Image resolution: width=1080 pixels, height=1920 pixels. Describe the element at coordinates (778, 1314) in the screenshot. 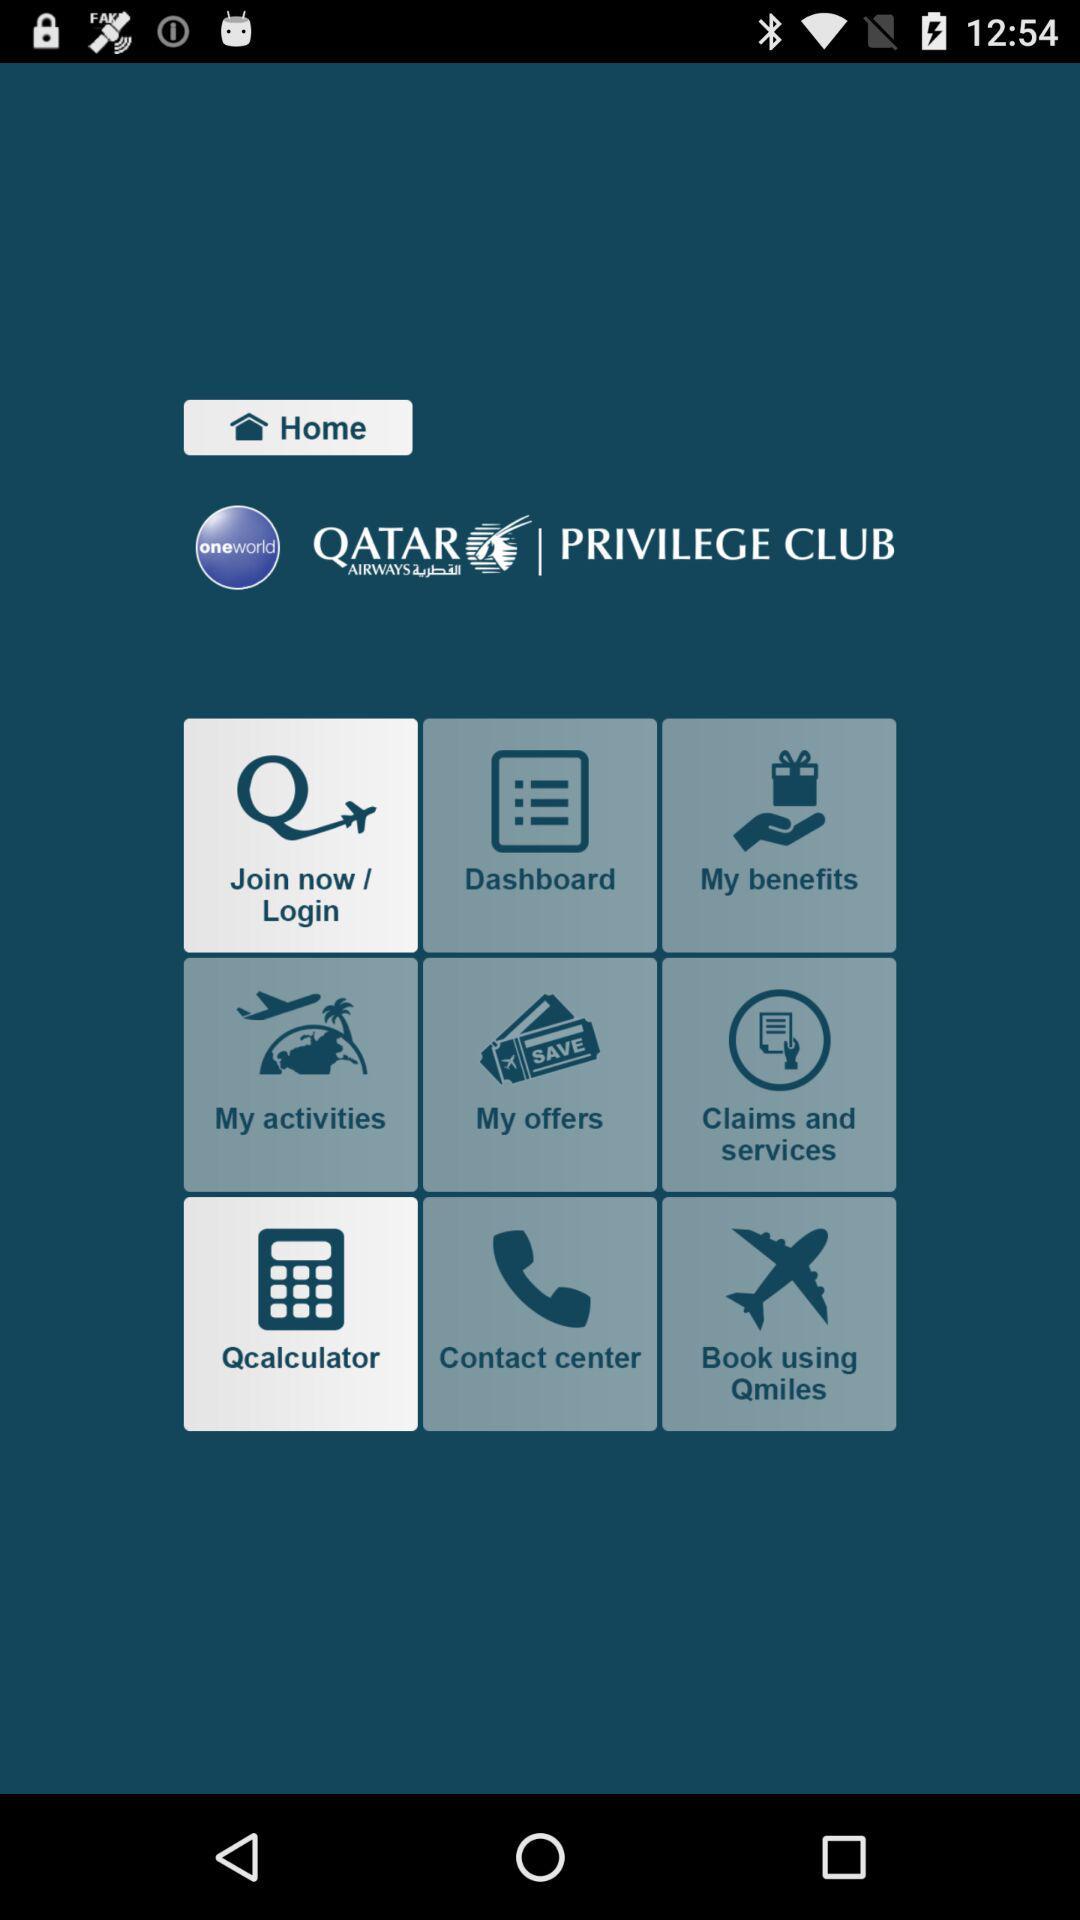

I see `the icon at the bottom right corner` at that location.